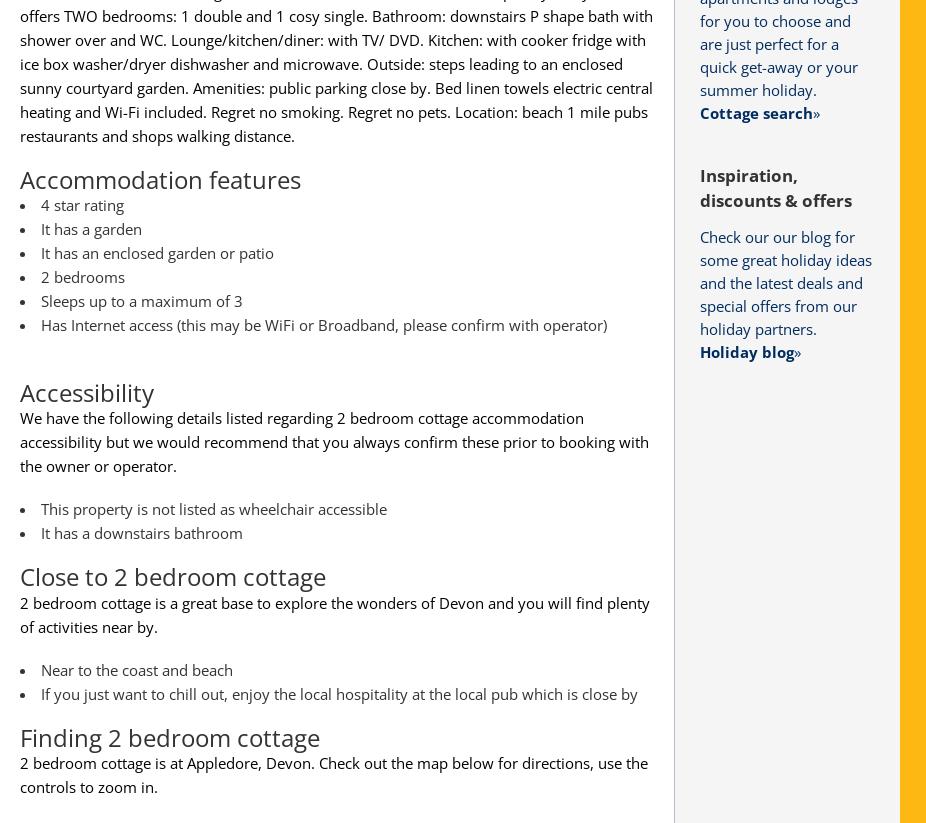 This screenshot has height=823, width=926. Describe the element at coordinates (81, 277) in the screenshot. I see `'2 bedrooms'` at that location.